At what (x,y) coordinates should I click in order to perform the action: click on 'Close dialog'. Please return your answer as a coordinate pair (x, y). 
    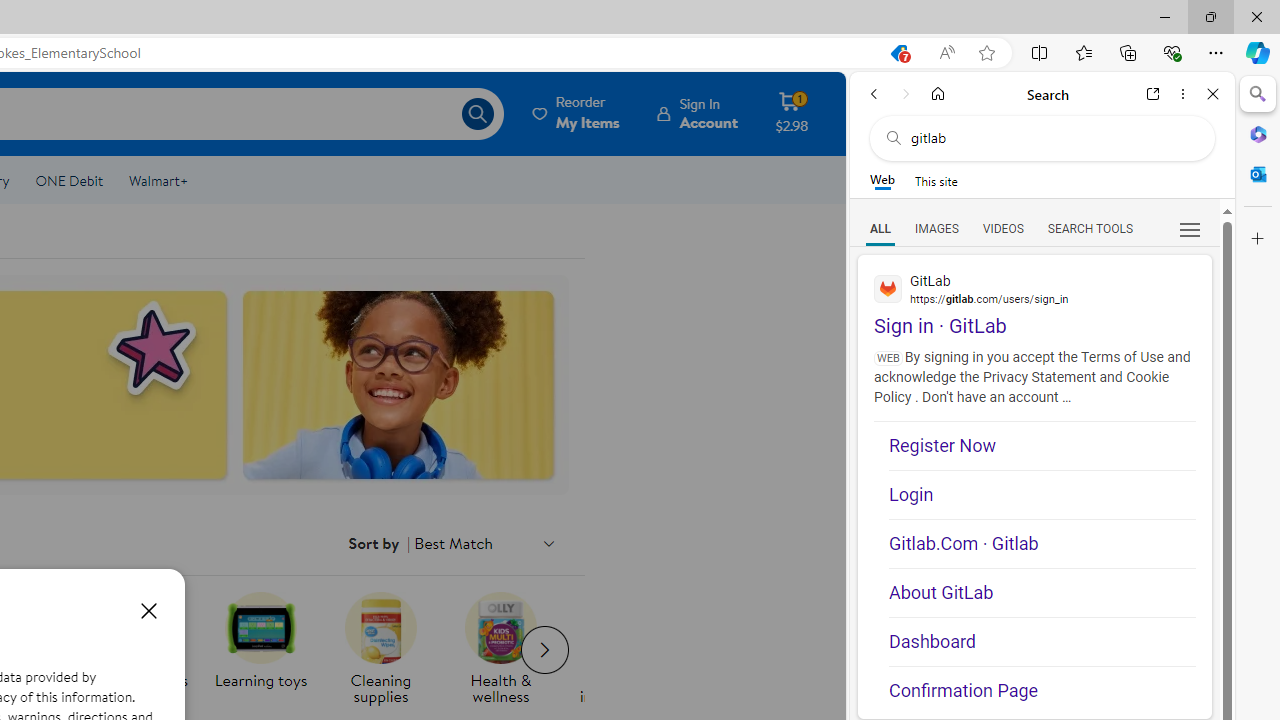
    Looking at the image, I should click on (148, 609).